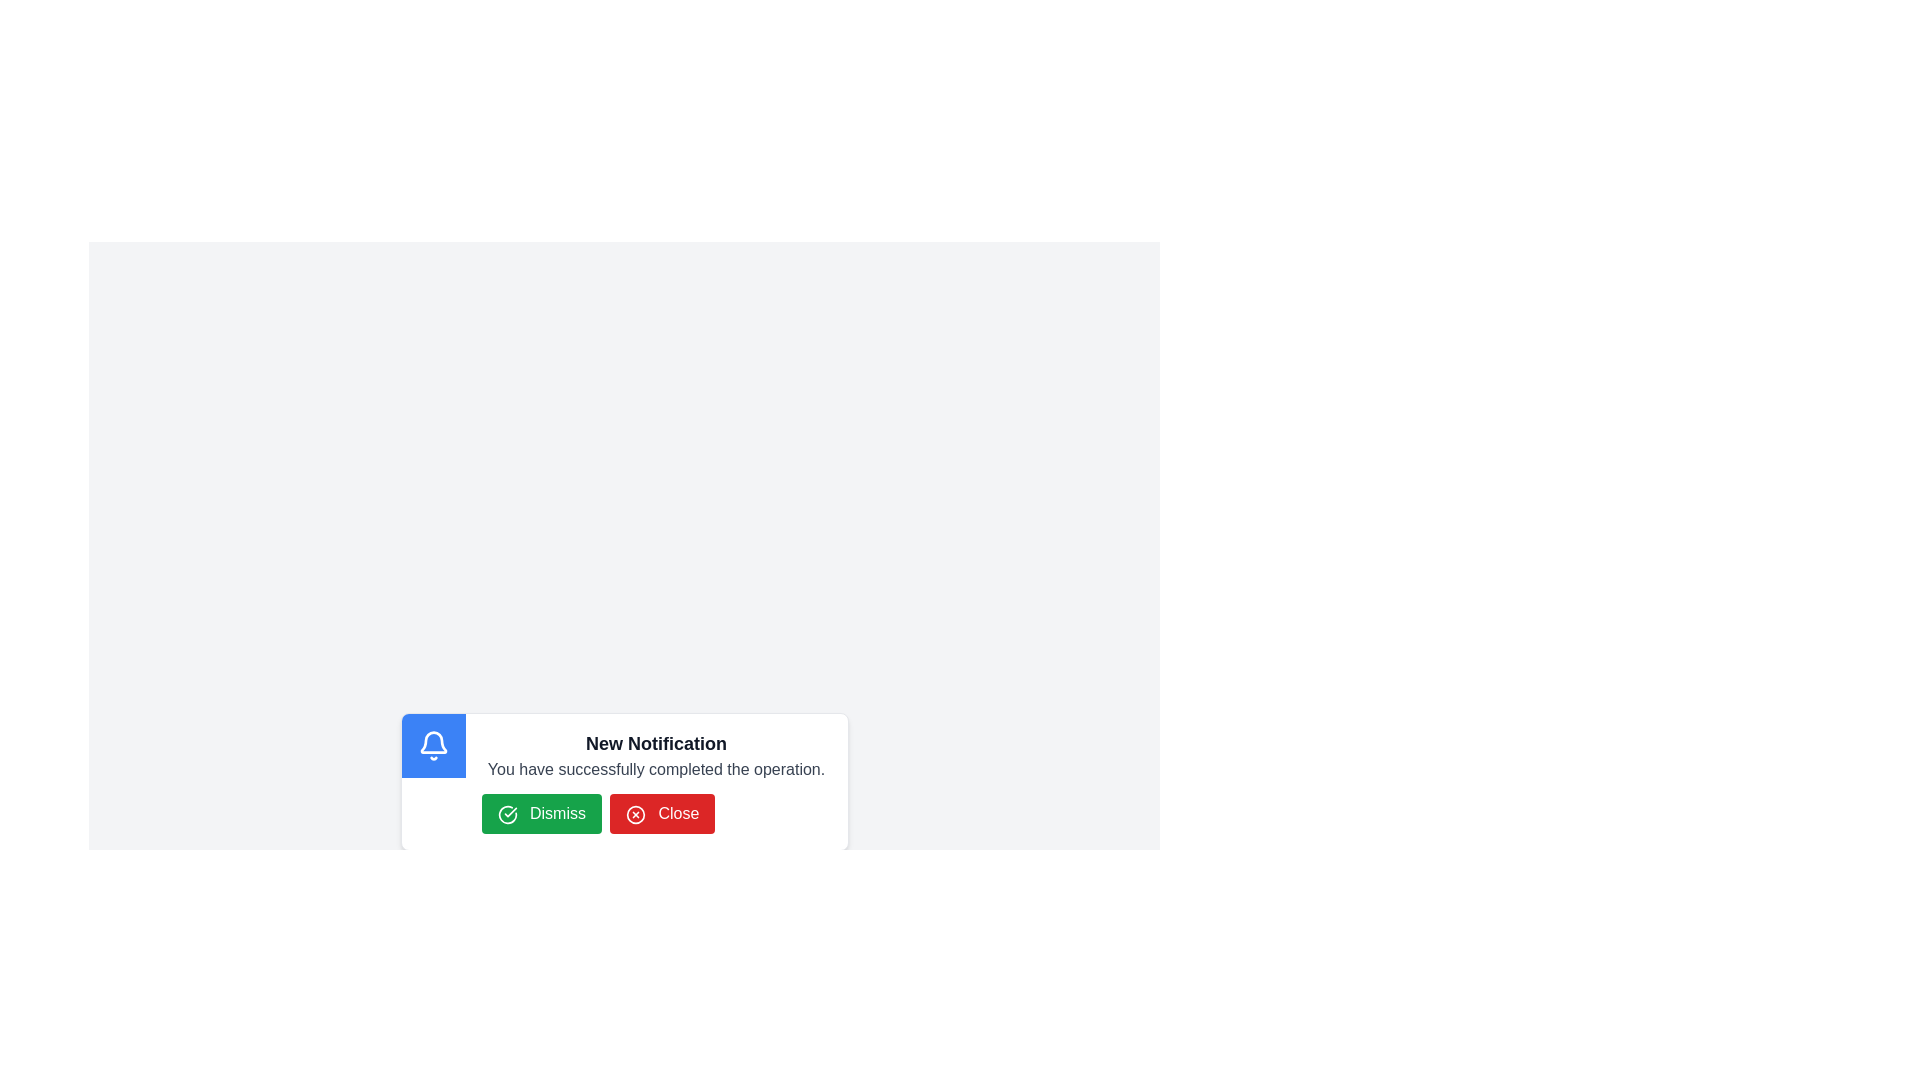  Describe the element at coordinates (634, 814) in the screenshot. I see `the decorative icon of the 'Close' button located near the lower part of the notification panel` at that location.